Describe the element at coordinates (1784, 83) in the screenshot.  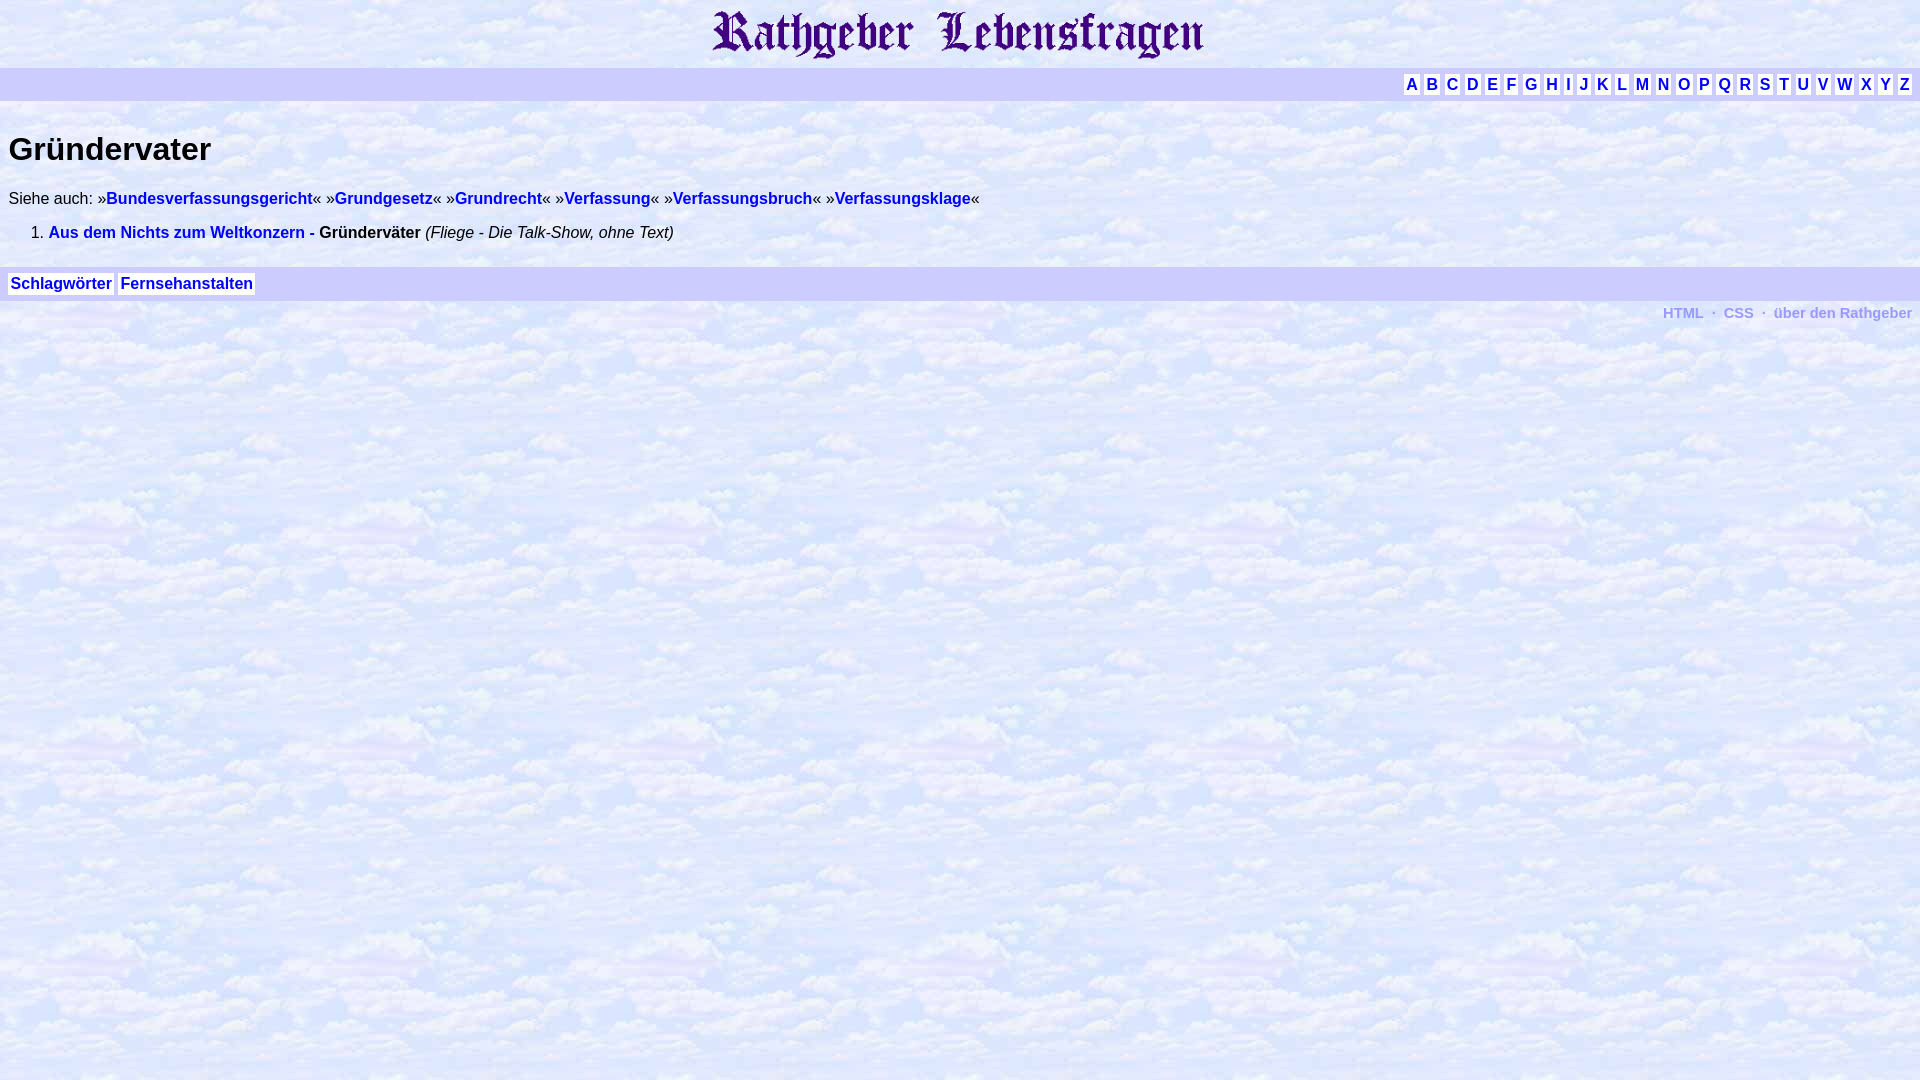
I see `'T'` at that location.